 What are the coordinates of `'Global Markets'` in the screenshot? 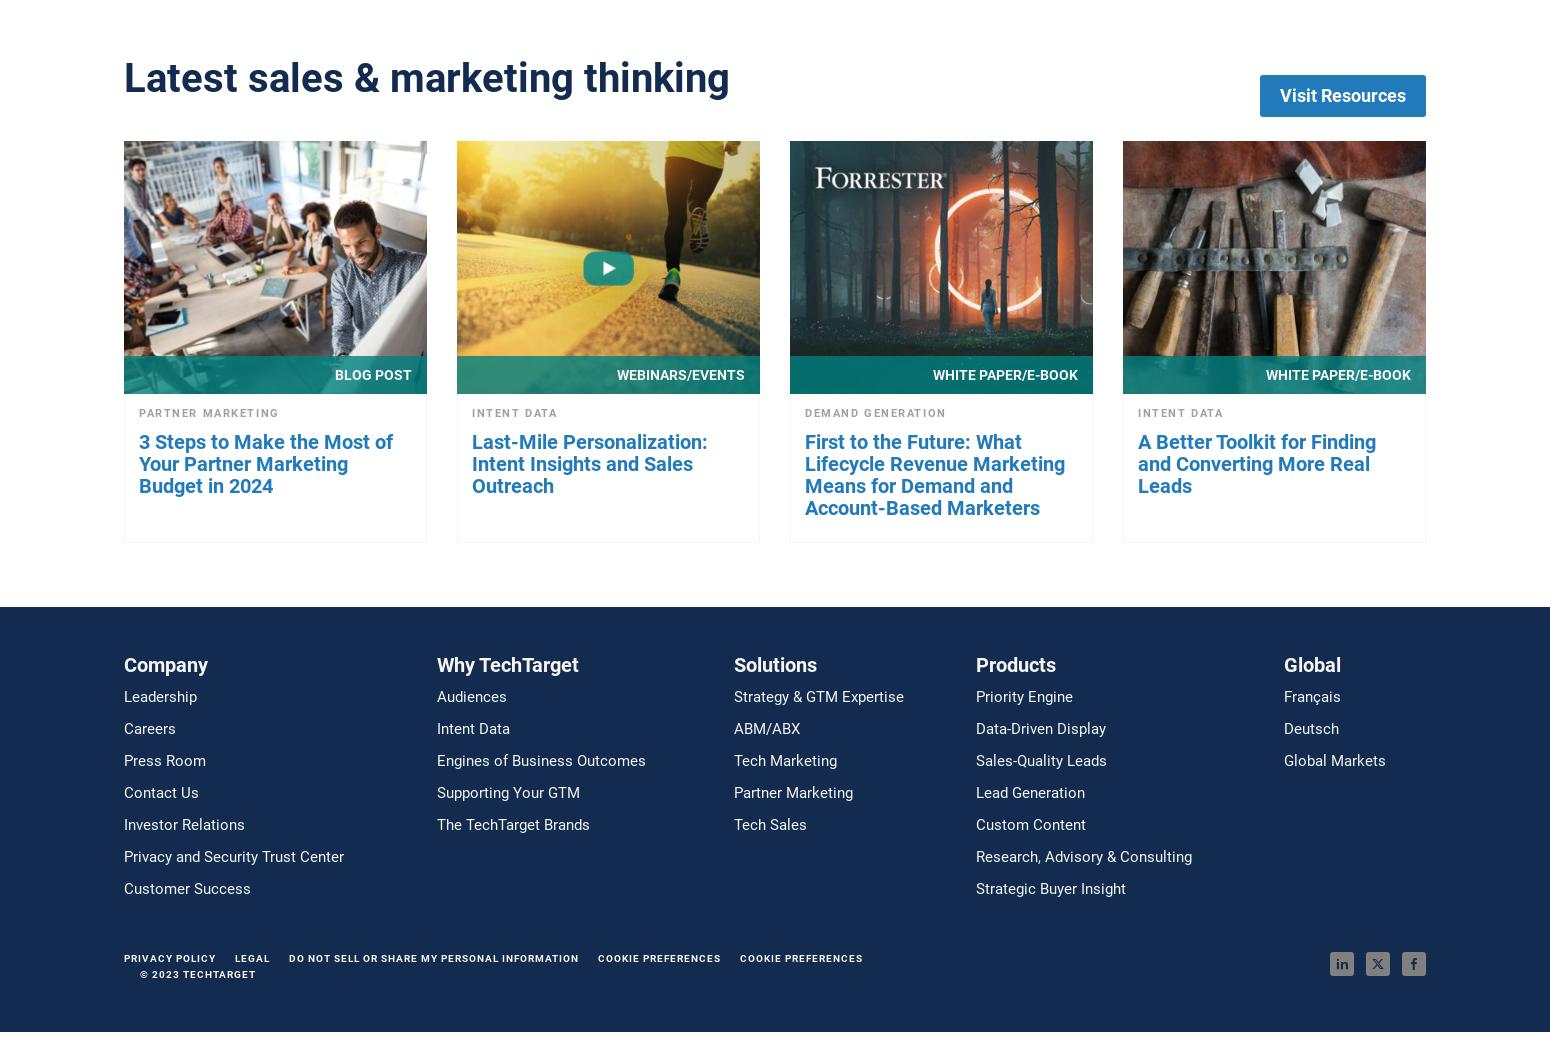 It's located at (1281, 759).